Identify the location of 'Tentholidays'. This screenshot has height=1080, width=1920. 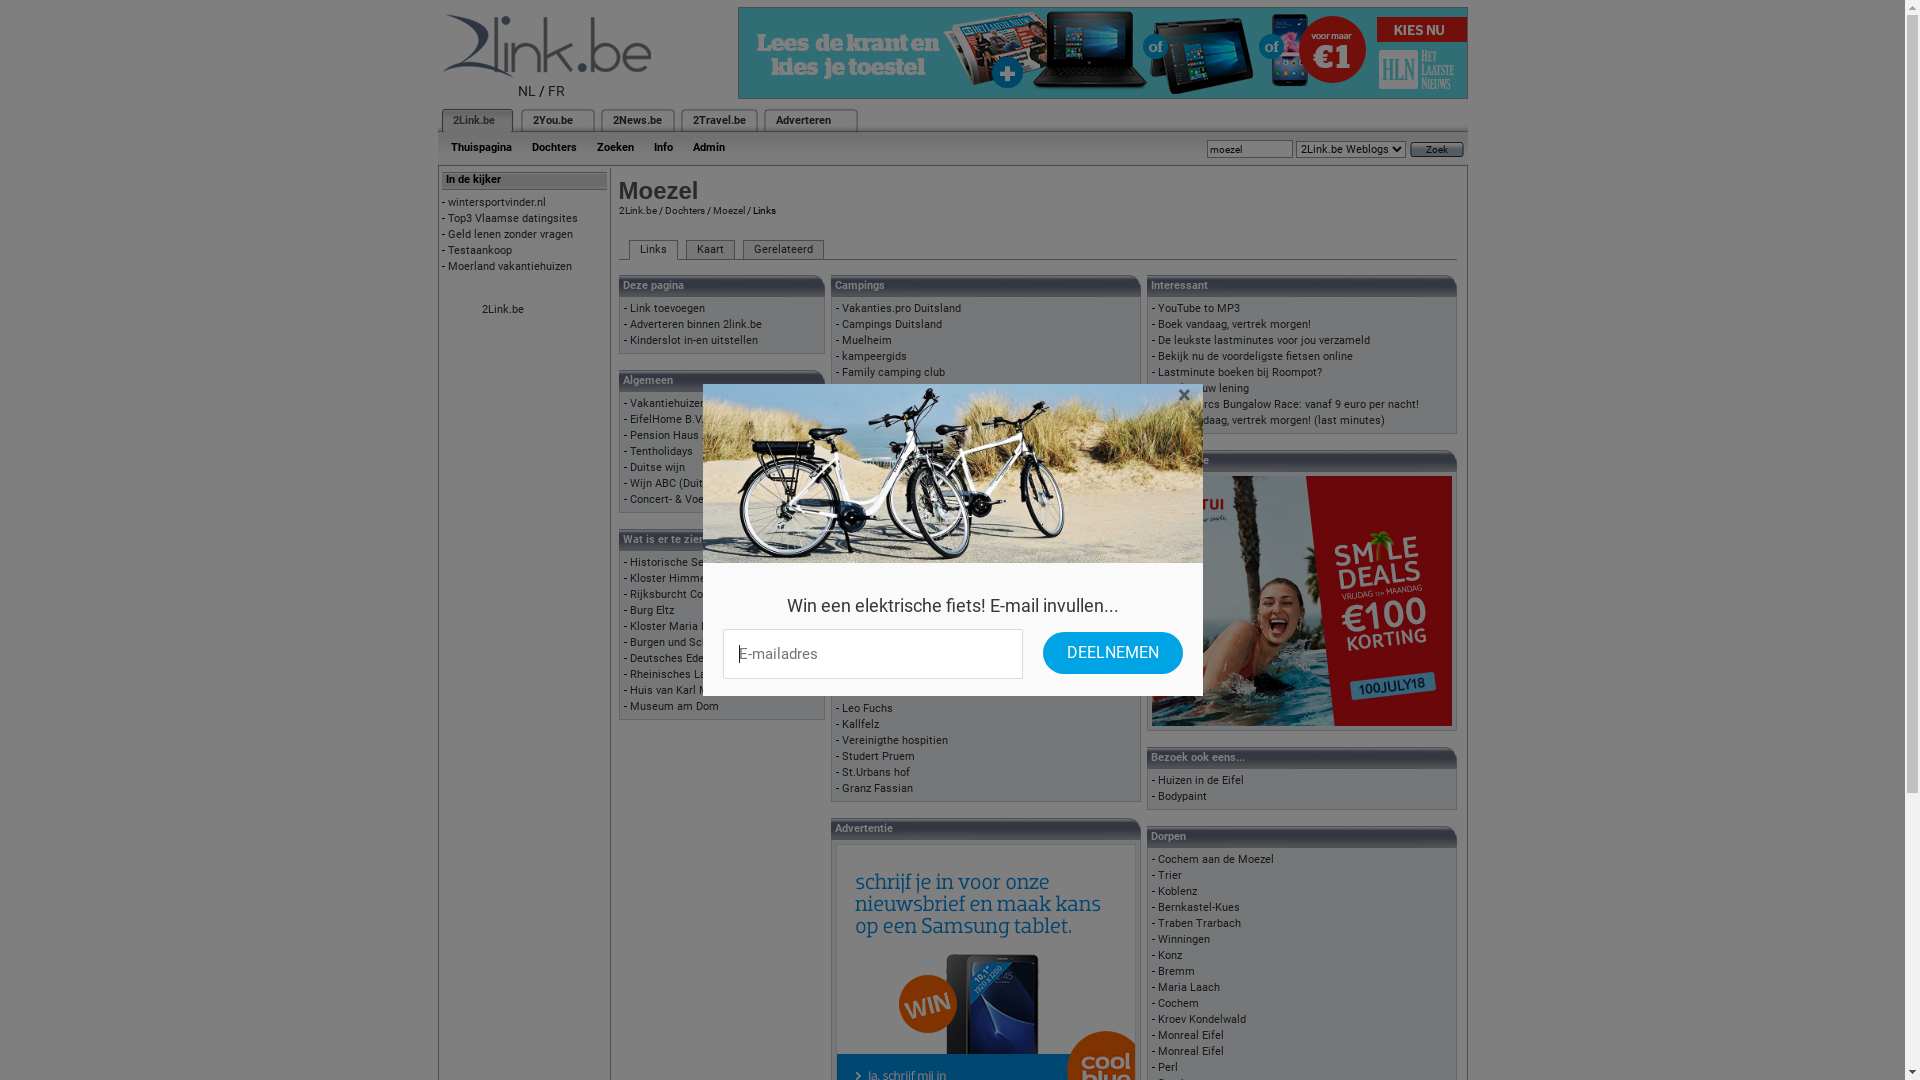
(661, 451).